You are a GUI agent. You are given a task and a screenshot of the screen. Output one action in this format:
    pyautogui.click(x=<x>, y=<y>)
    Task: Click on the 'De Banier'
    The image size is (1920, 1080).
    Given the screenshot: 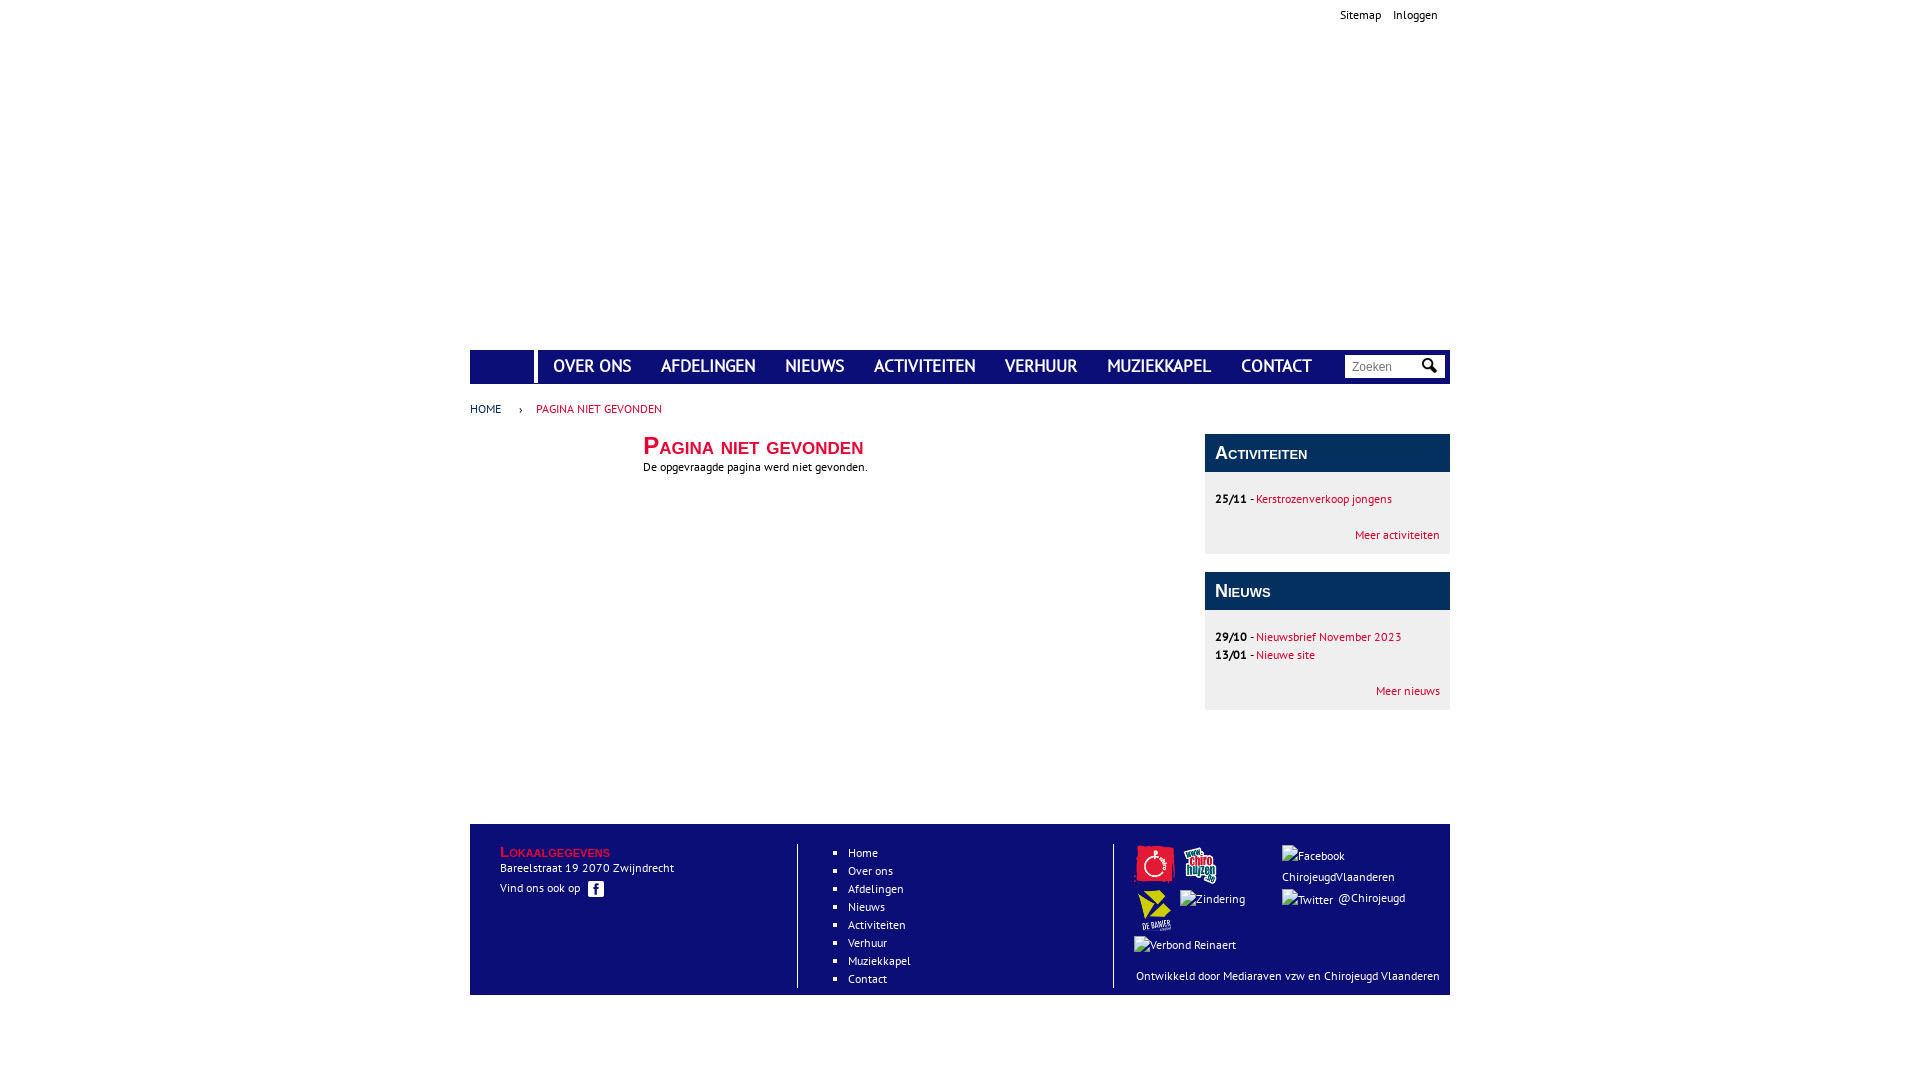 What is the action you would take?
    pyautogui.click(x=1154, y=910)
    